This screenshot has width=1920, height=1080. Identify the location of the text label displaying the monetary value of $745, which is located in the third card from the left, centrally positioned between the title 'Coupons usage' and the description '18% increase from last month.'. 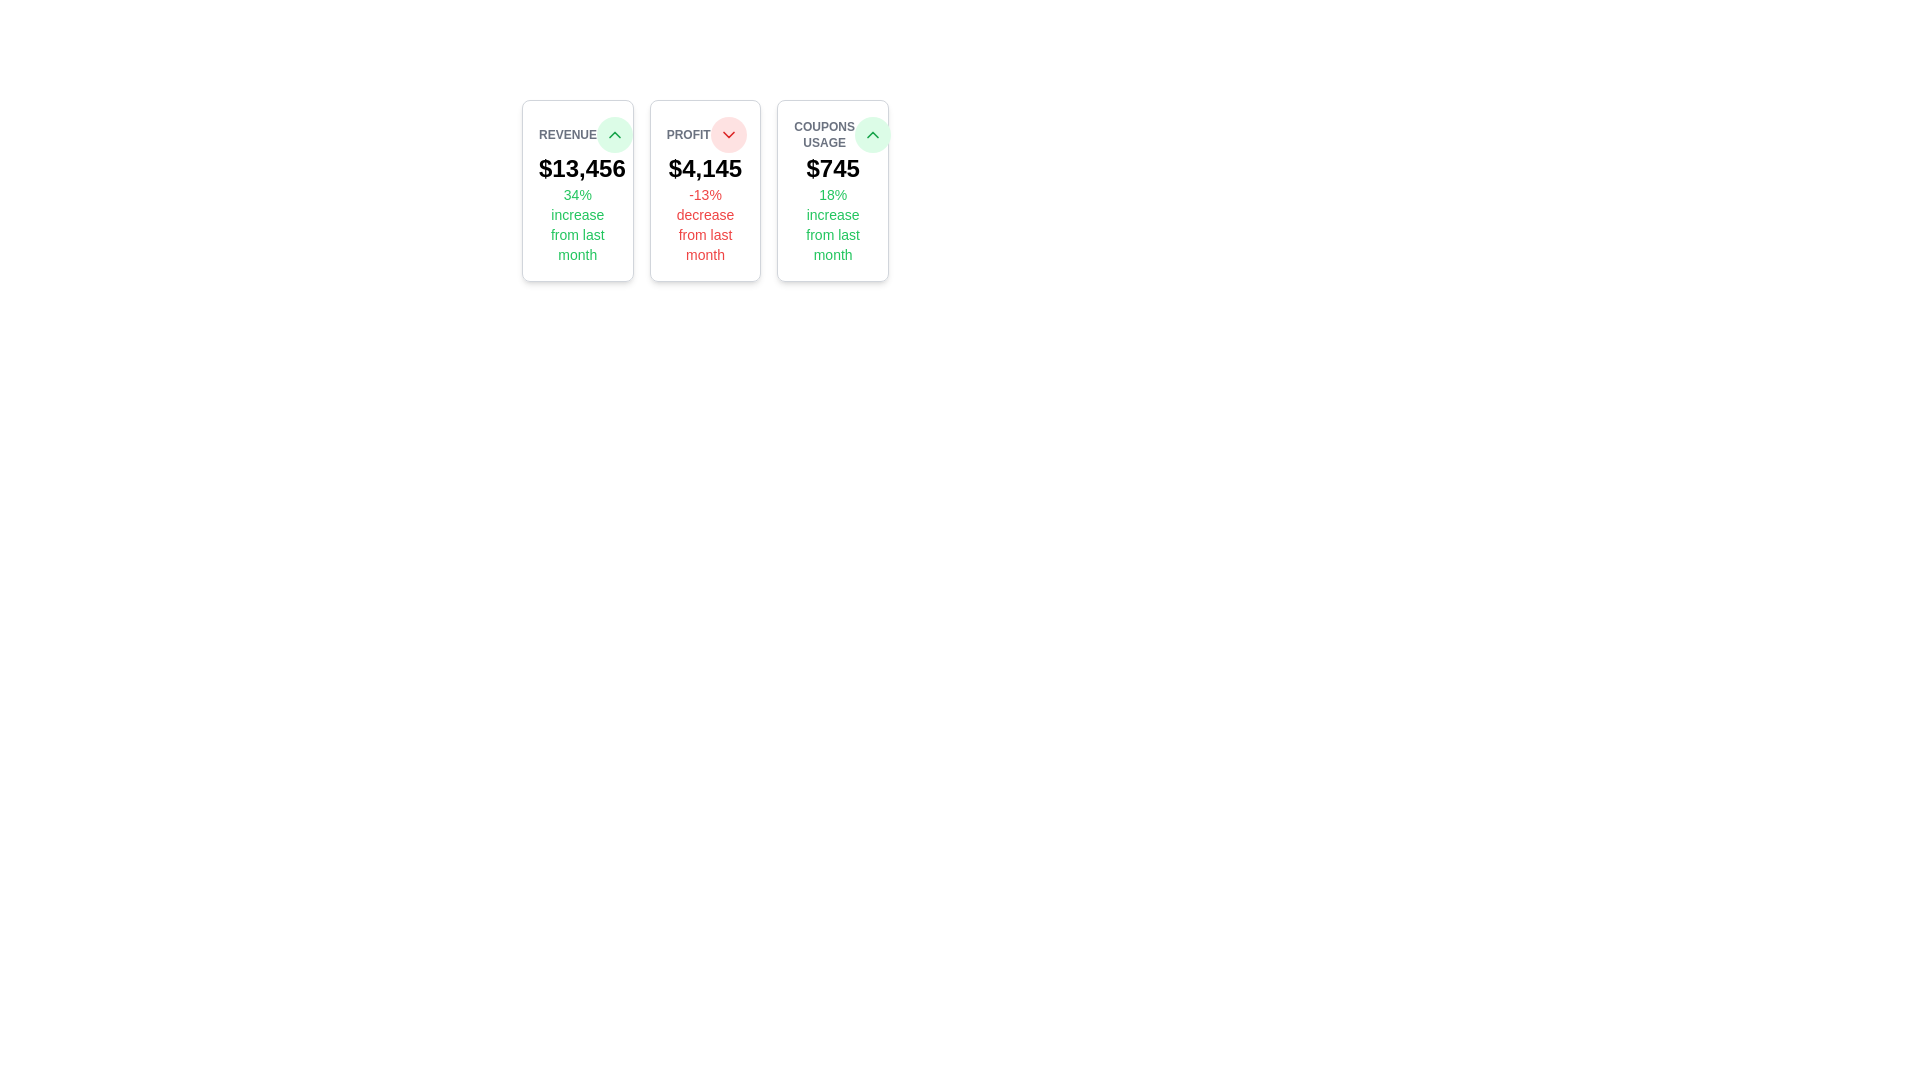
(833, 168).